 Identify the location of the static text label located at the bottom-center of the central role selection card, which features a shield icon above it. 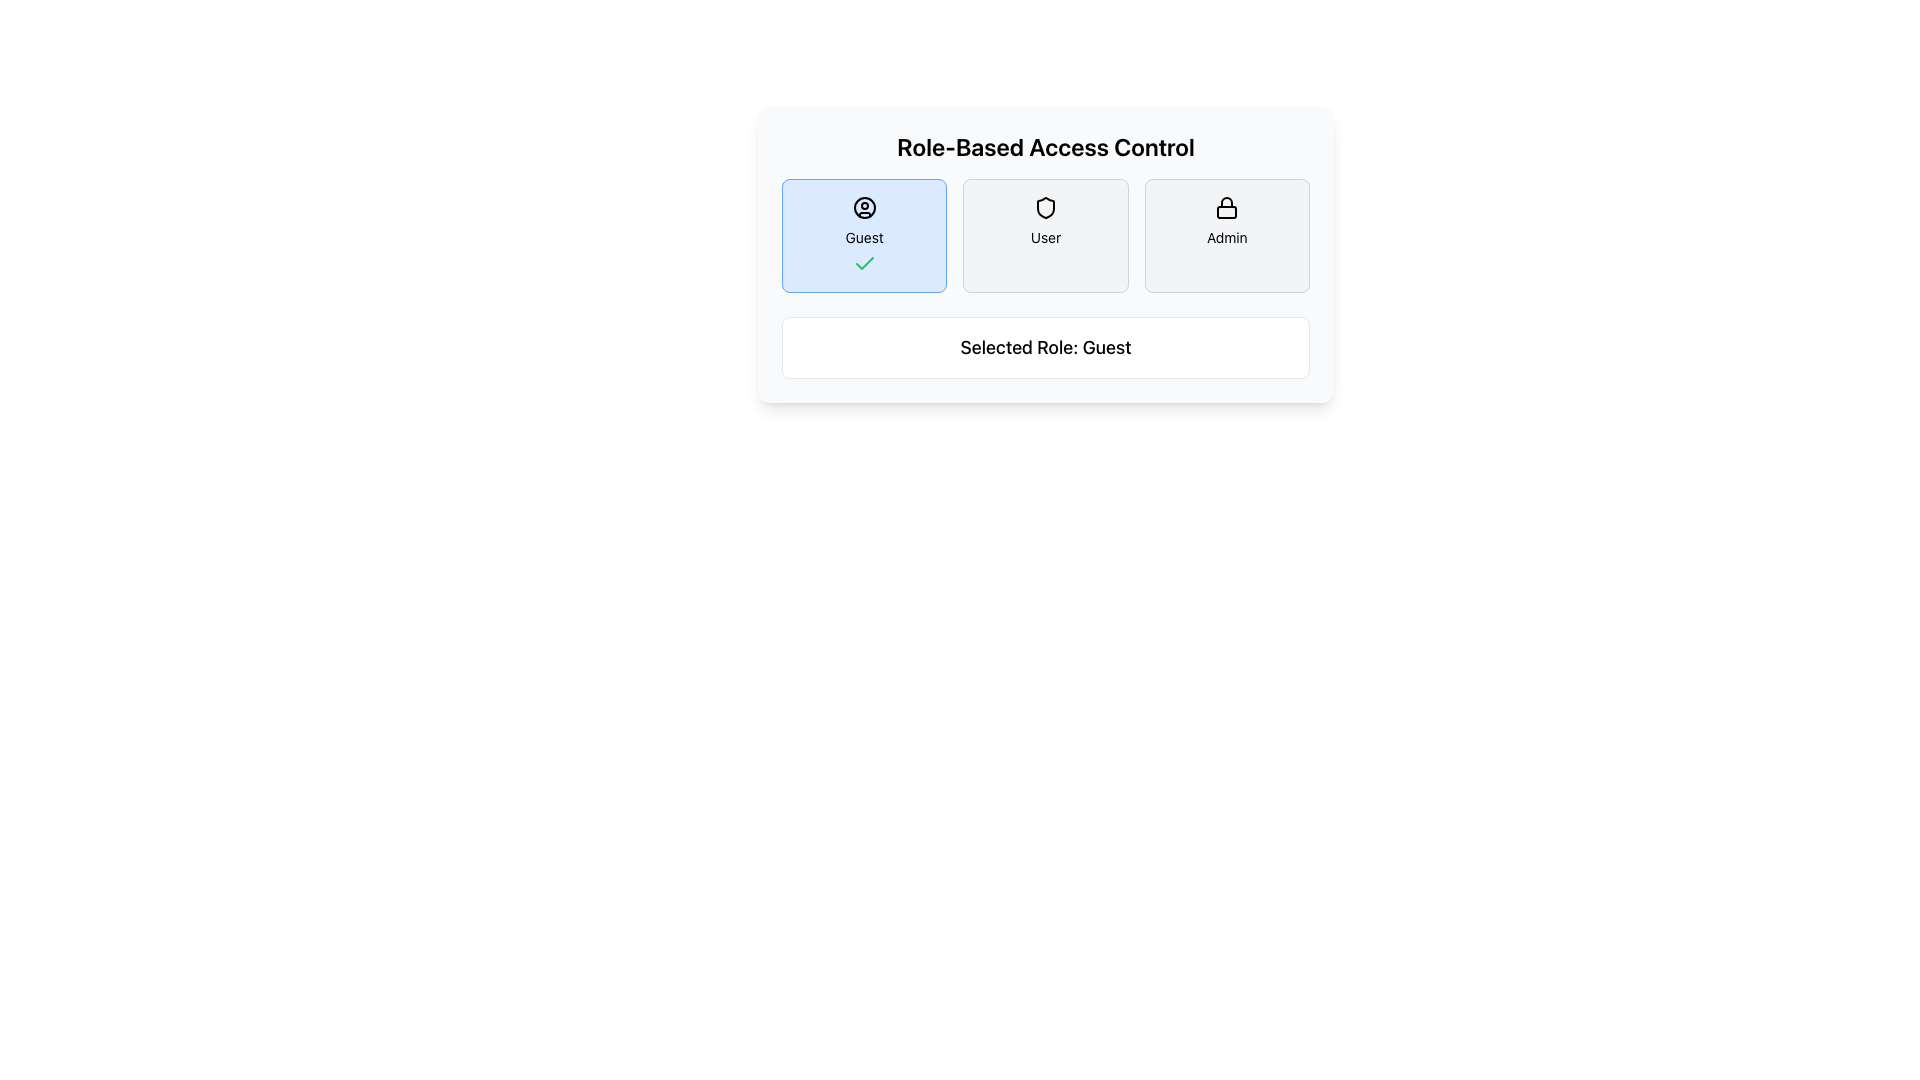
(1045, 237).